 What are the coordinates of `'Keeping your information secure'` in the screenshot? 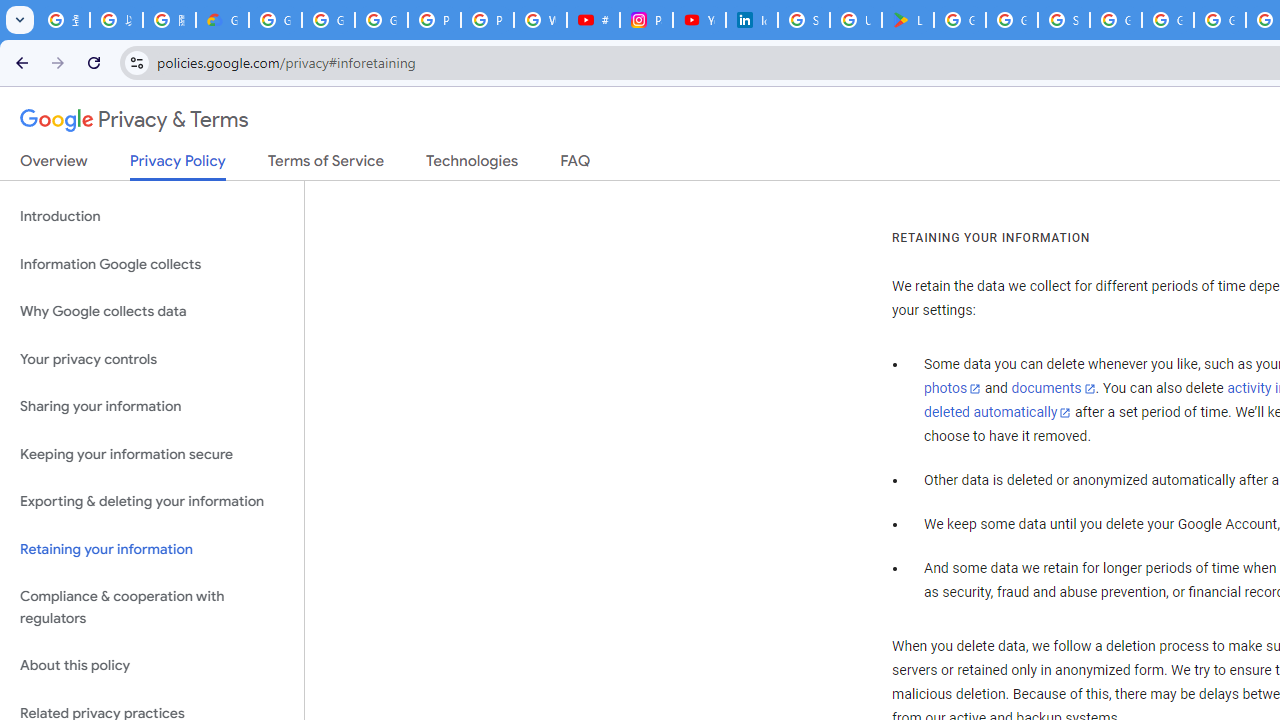 It's located at (151, 454).